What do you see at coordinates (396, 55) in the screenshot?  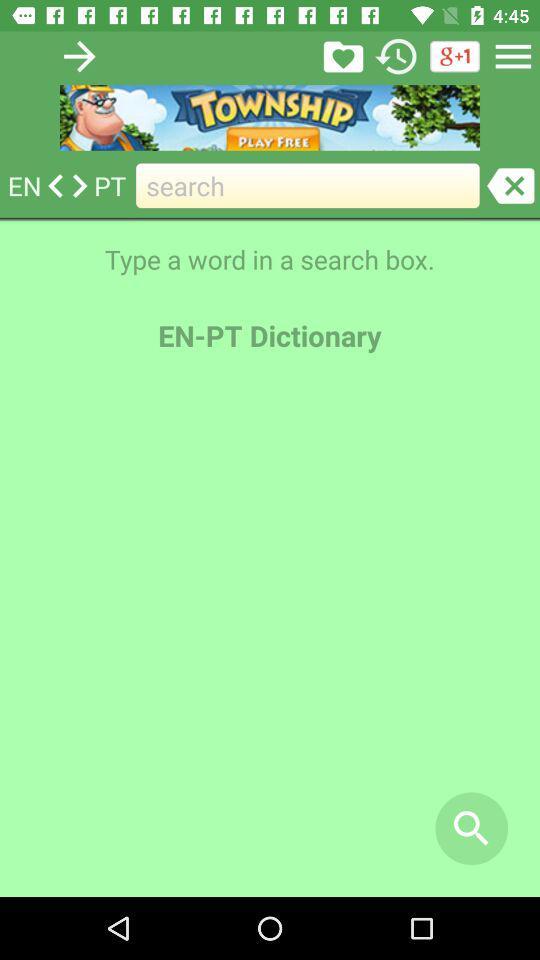 I see `the history icon` at bounding box center [396, 55].